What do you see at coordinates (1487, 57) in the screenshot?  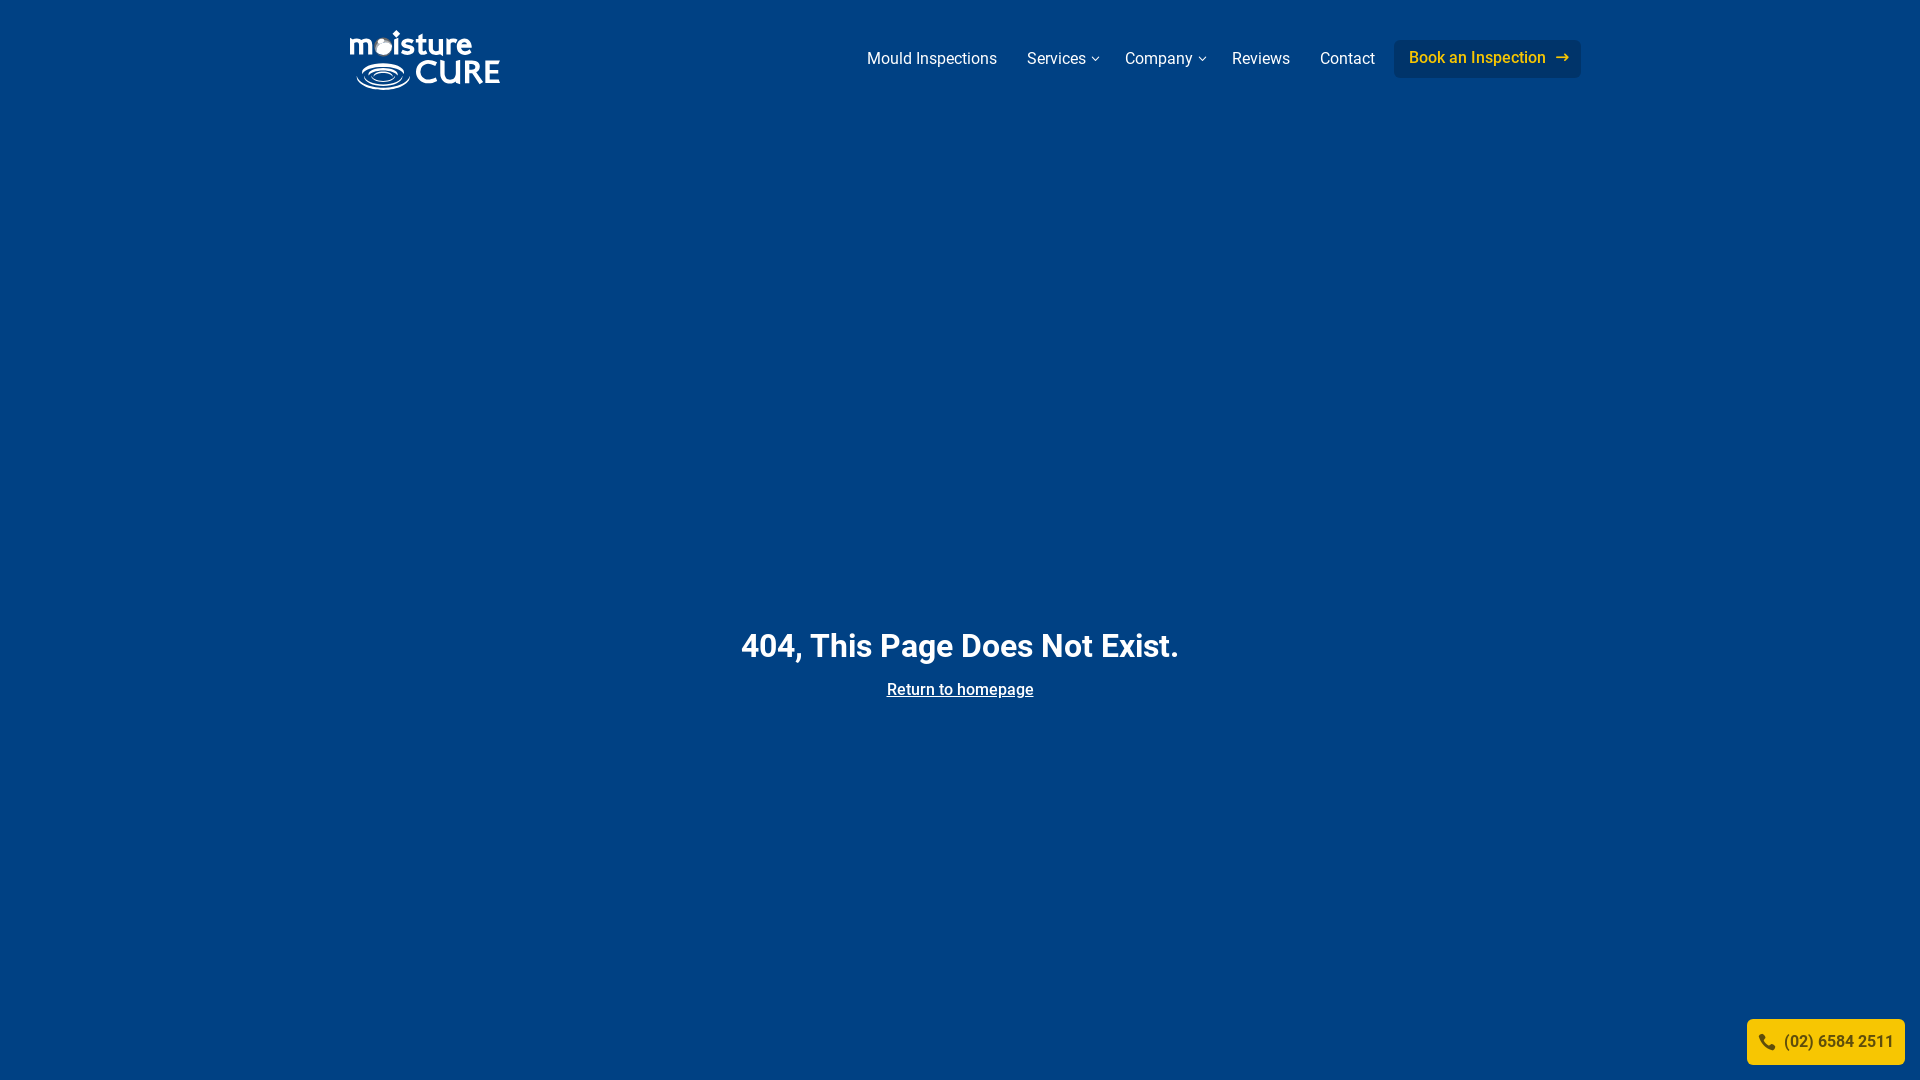 I see `'Book an Inspection'` at bounding box center [1487, 57].